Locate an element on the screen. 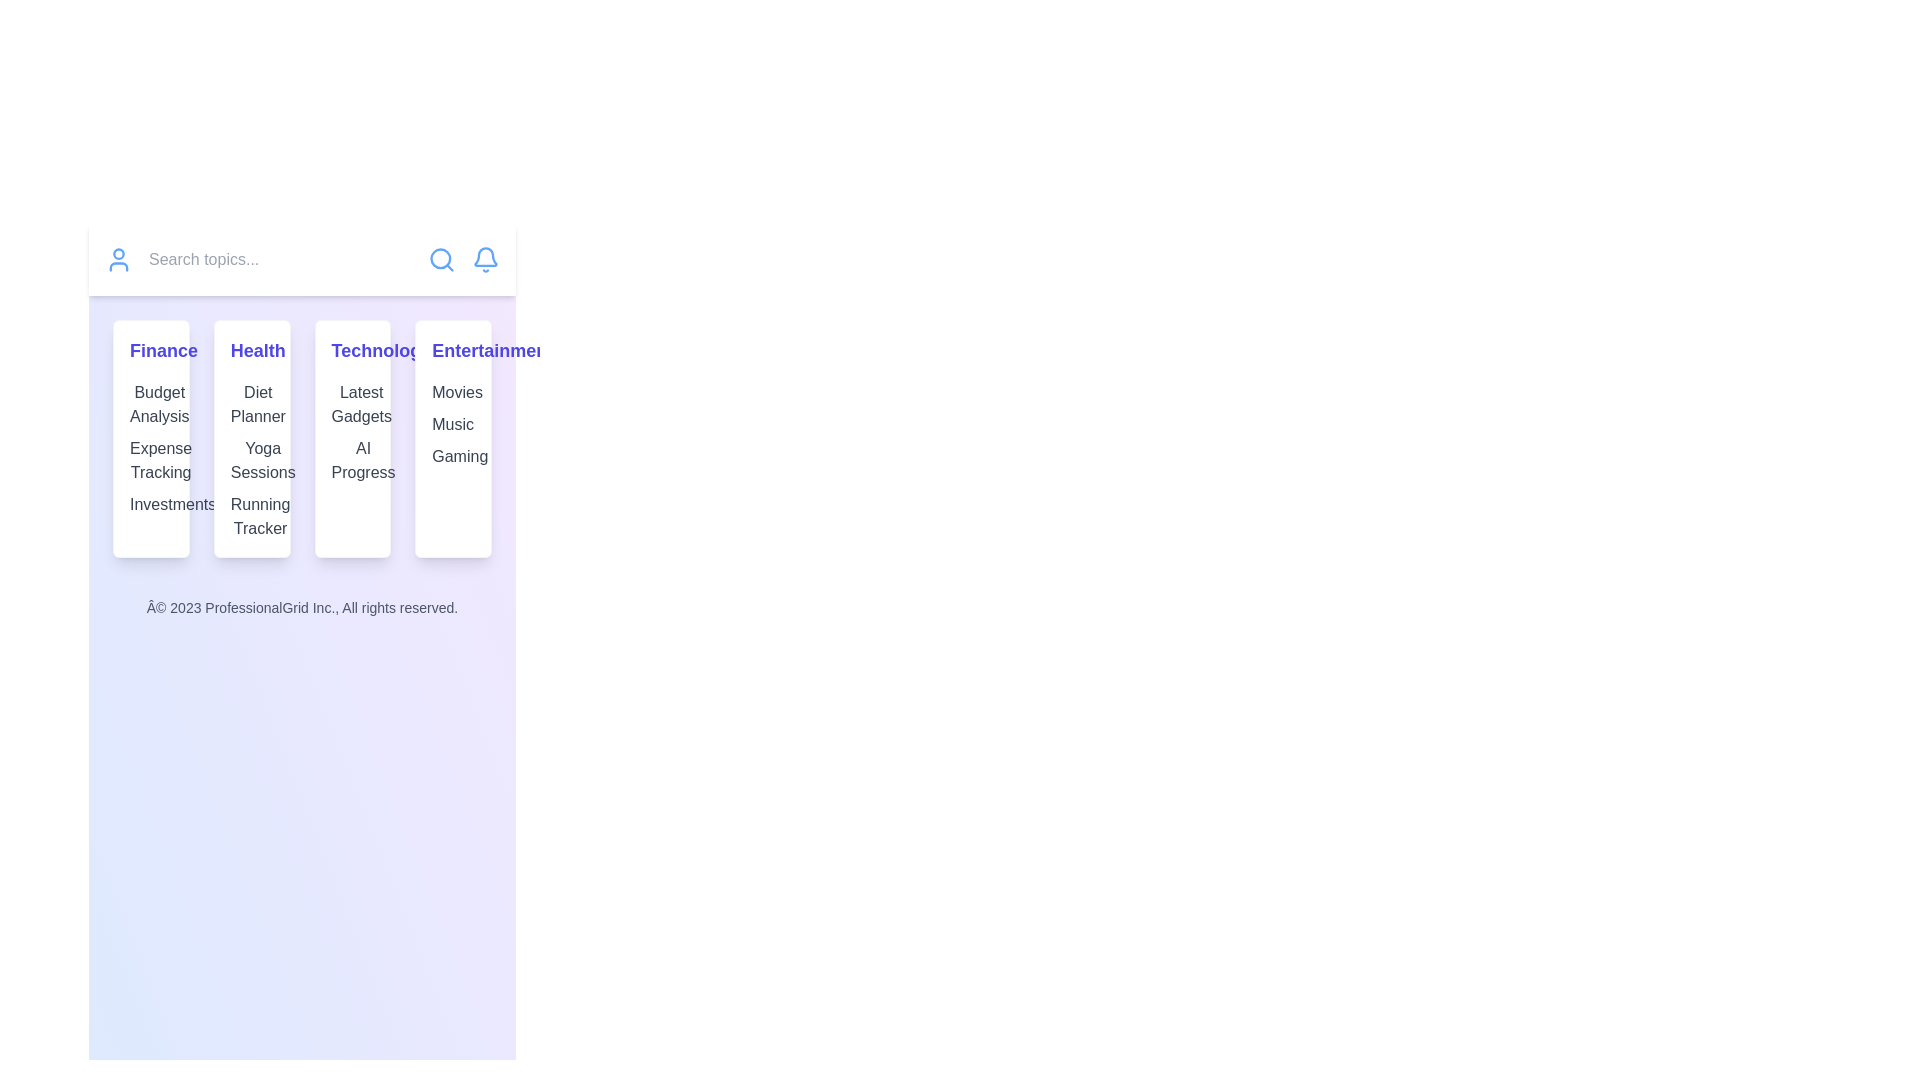  the 'Music' label, which is the second selectable option in the 'Entertainment' category is located at coordinates (452, 423).